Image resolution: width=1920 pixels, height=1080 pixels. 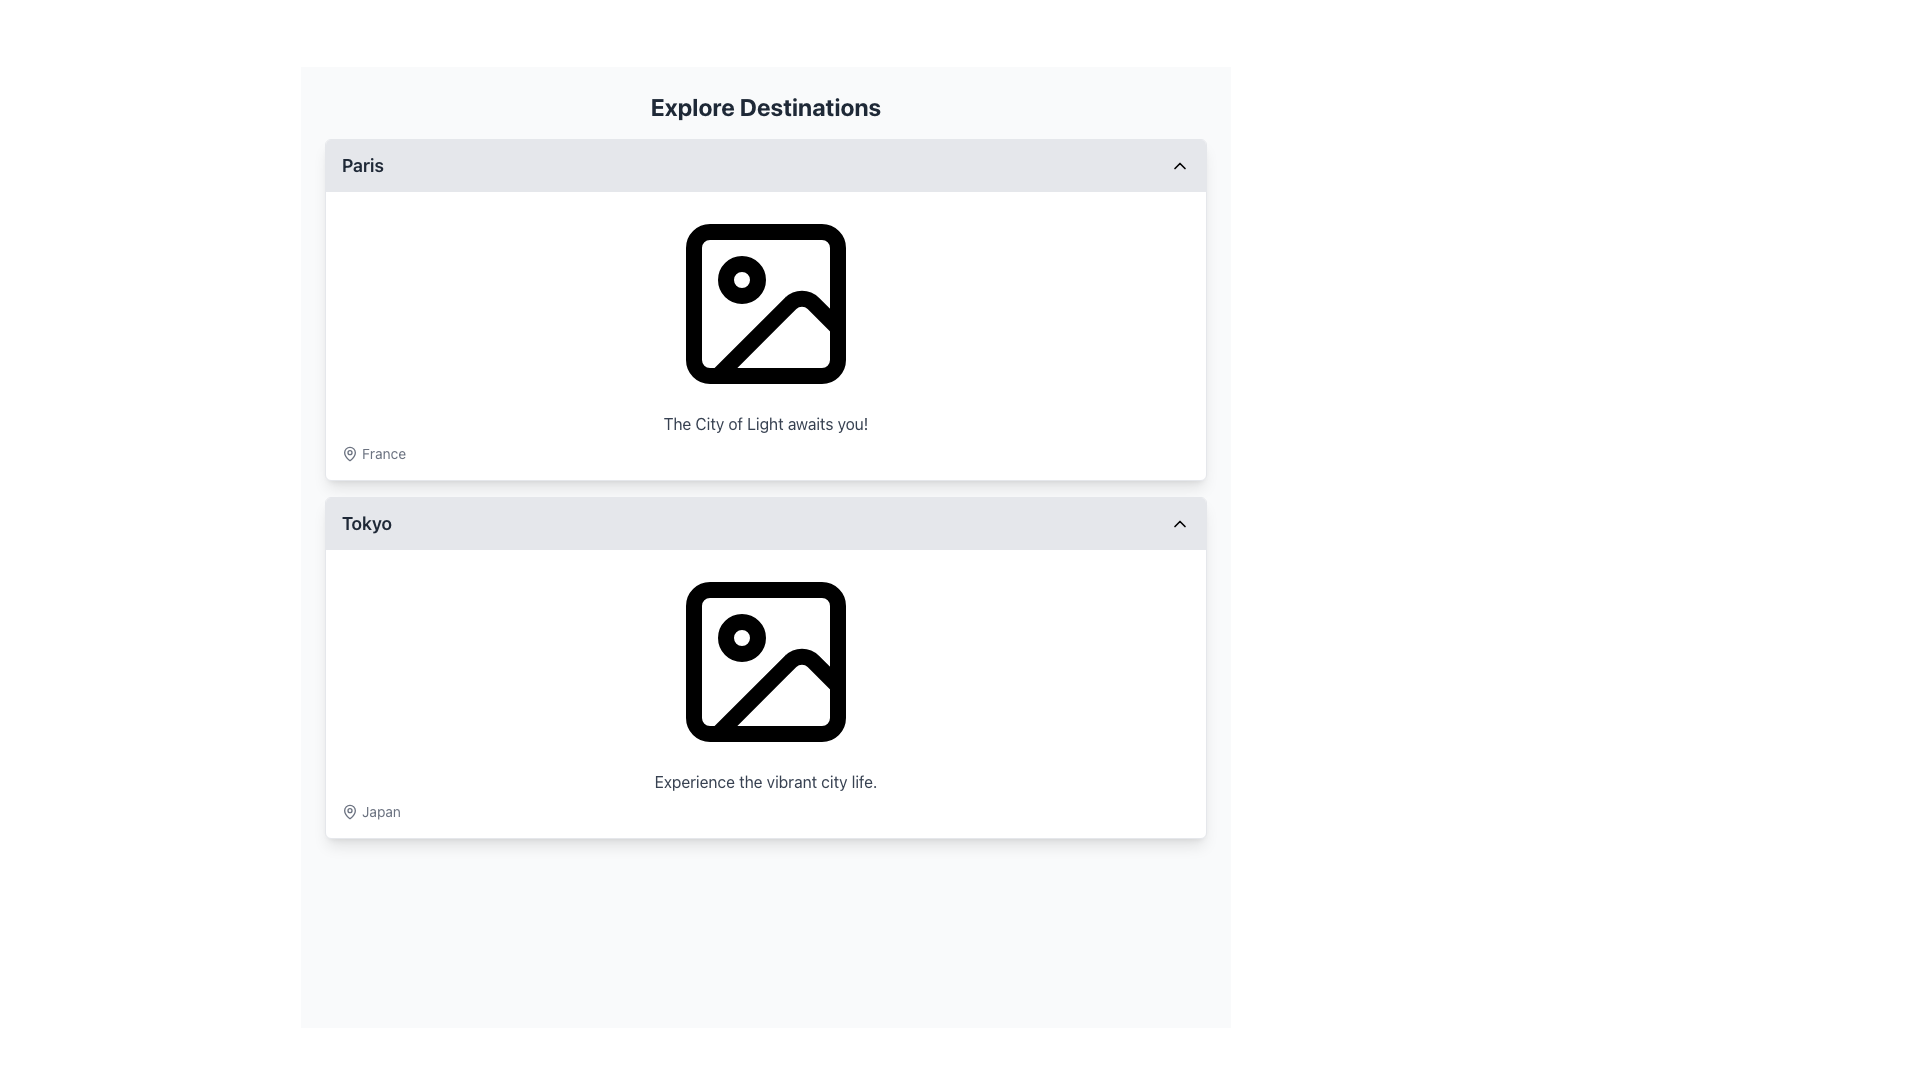 What do you see at coordinates (350, 454) in the screenshot?
I see `the pin-shaped icon located to the left of the text 'France' in the section under 'Paris'` at bounding box center [350, 454].